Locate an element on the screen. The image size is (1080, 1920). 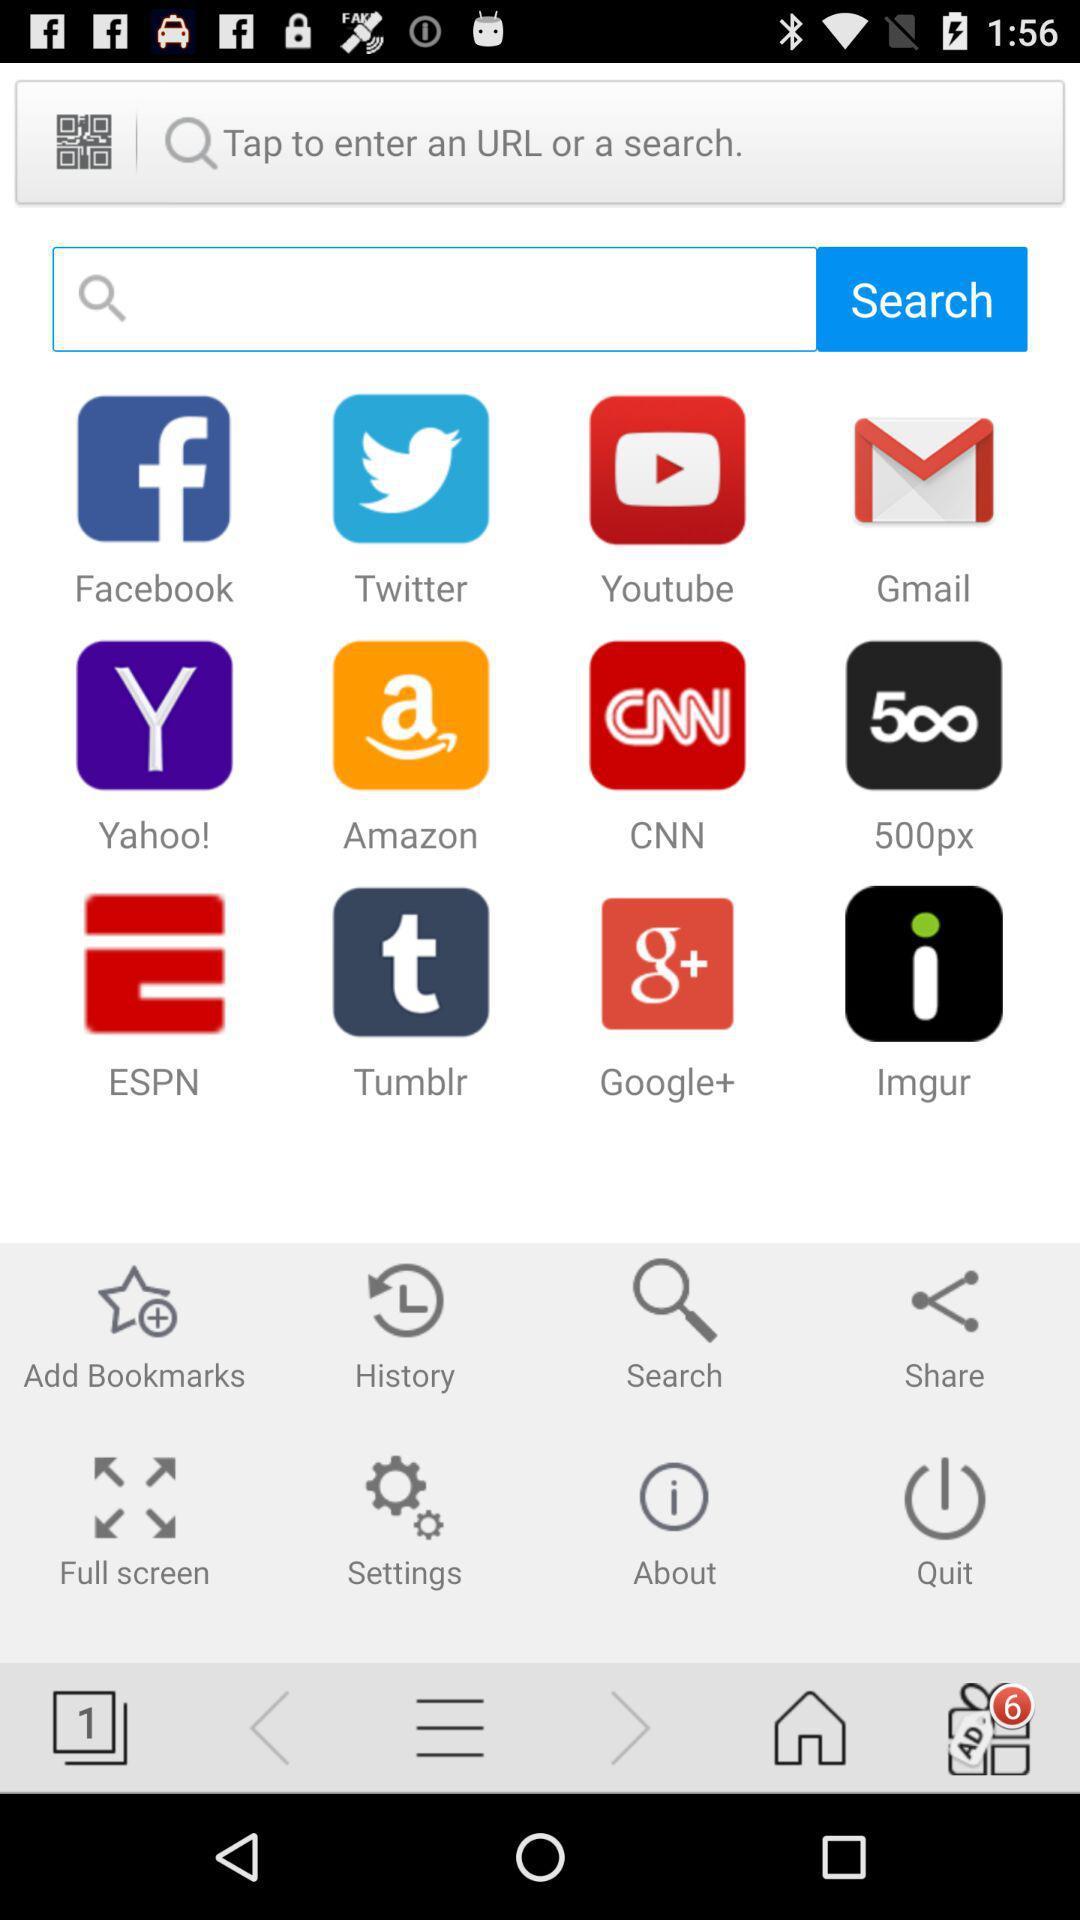
the arrow_forward icon is located at coordinates (628, 1848).